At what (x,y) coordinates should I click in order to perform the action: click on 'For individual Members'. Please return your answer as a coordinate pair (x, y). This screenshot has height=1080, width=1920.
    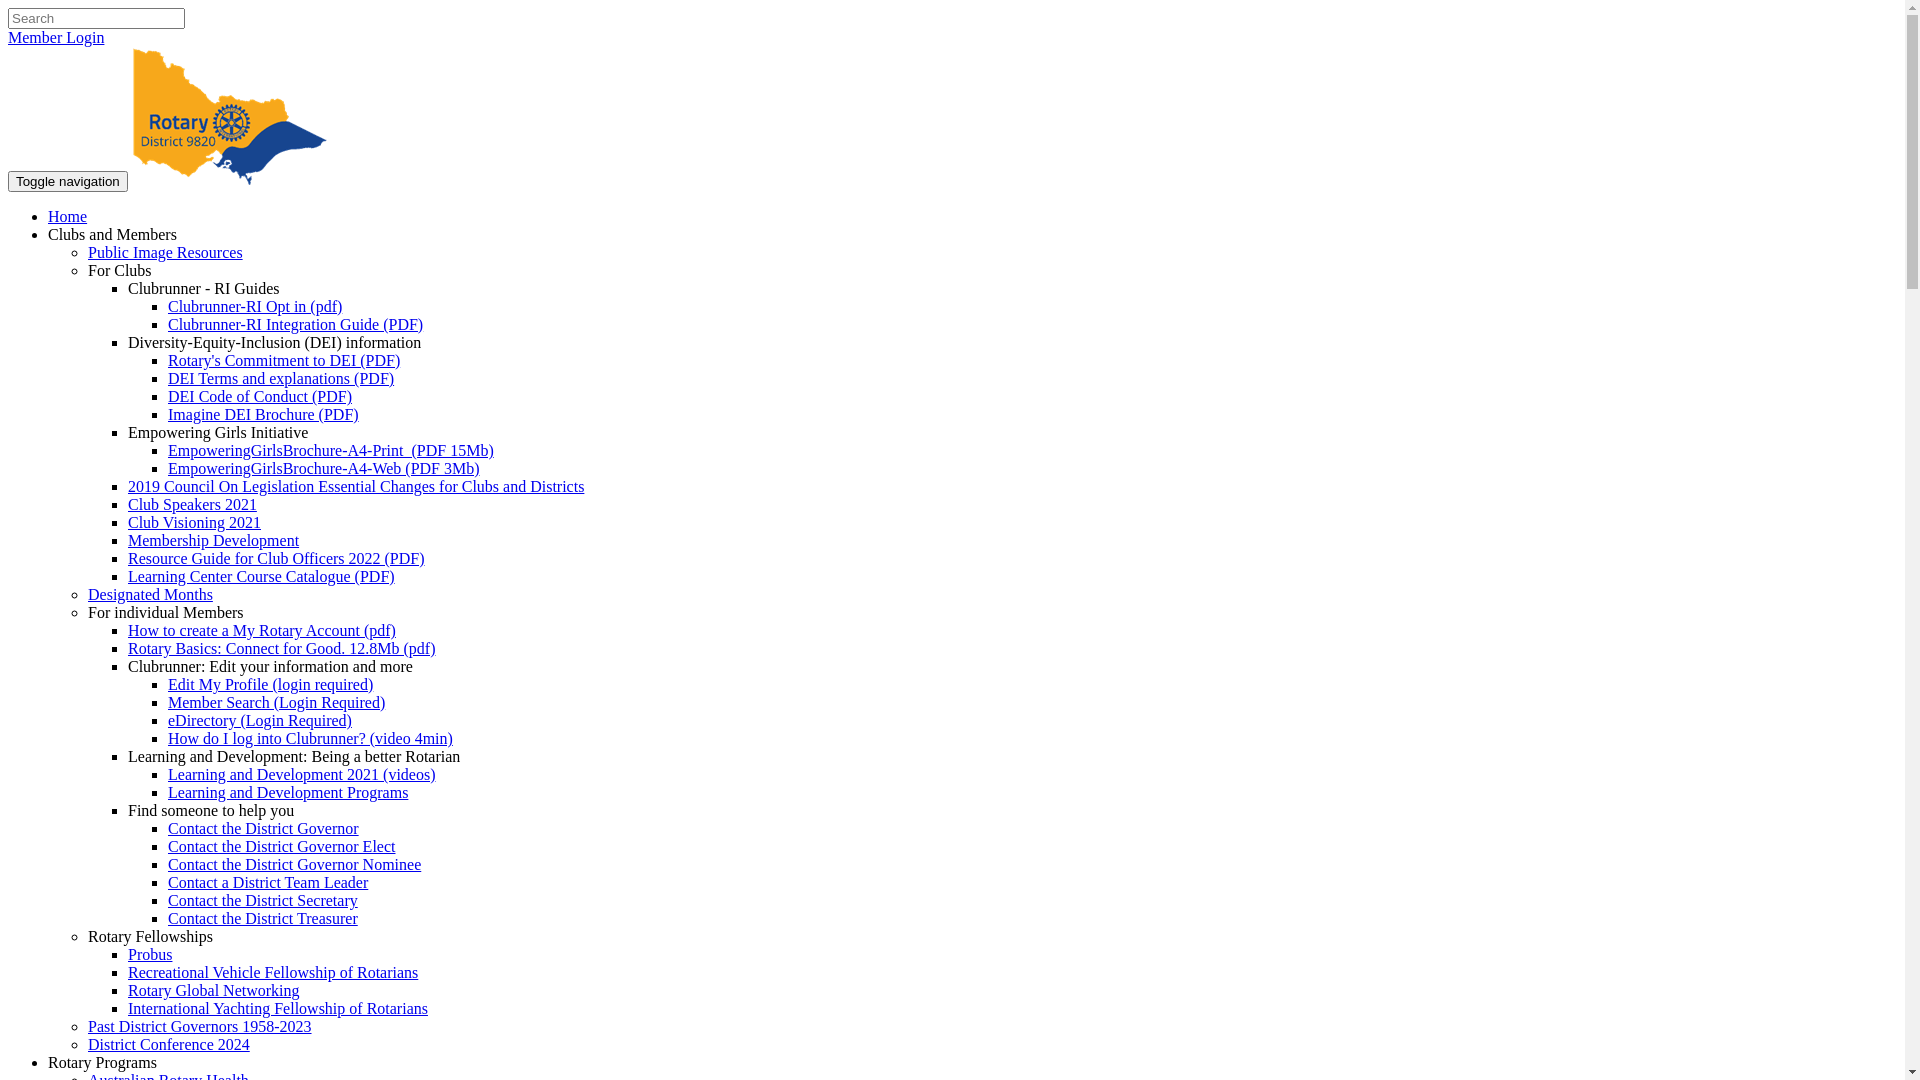
    Looking at the image, I should click on (86, 611).